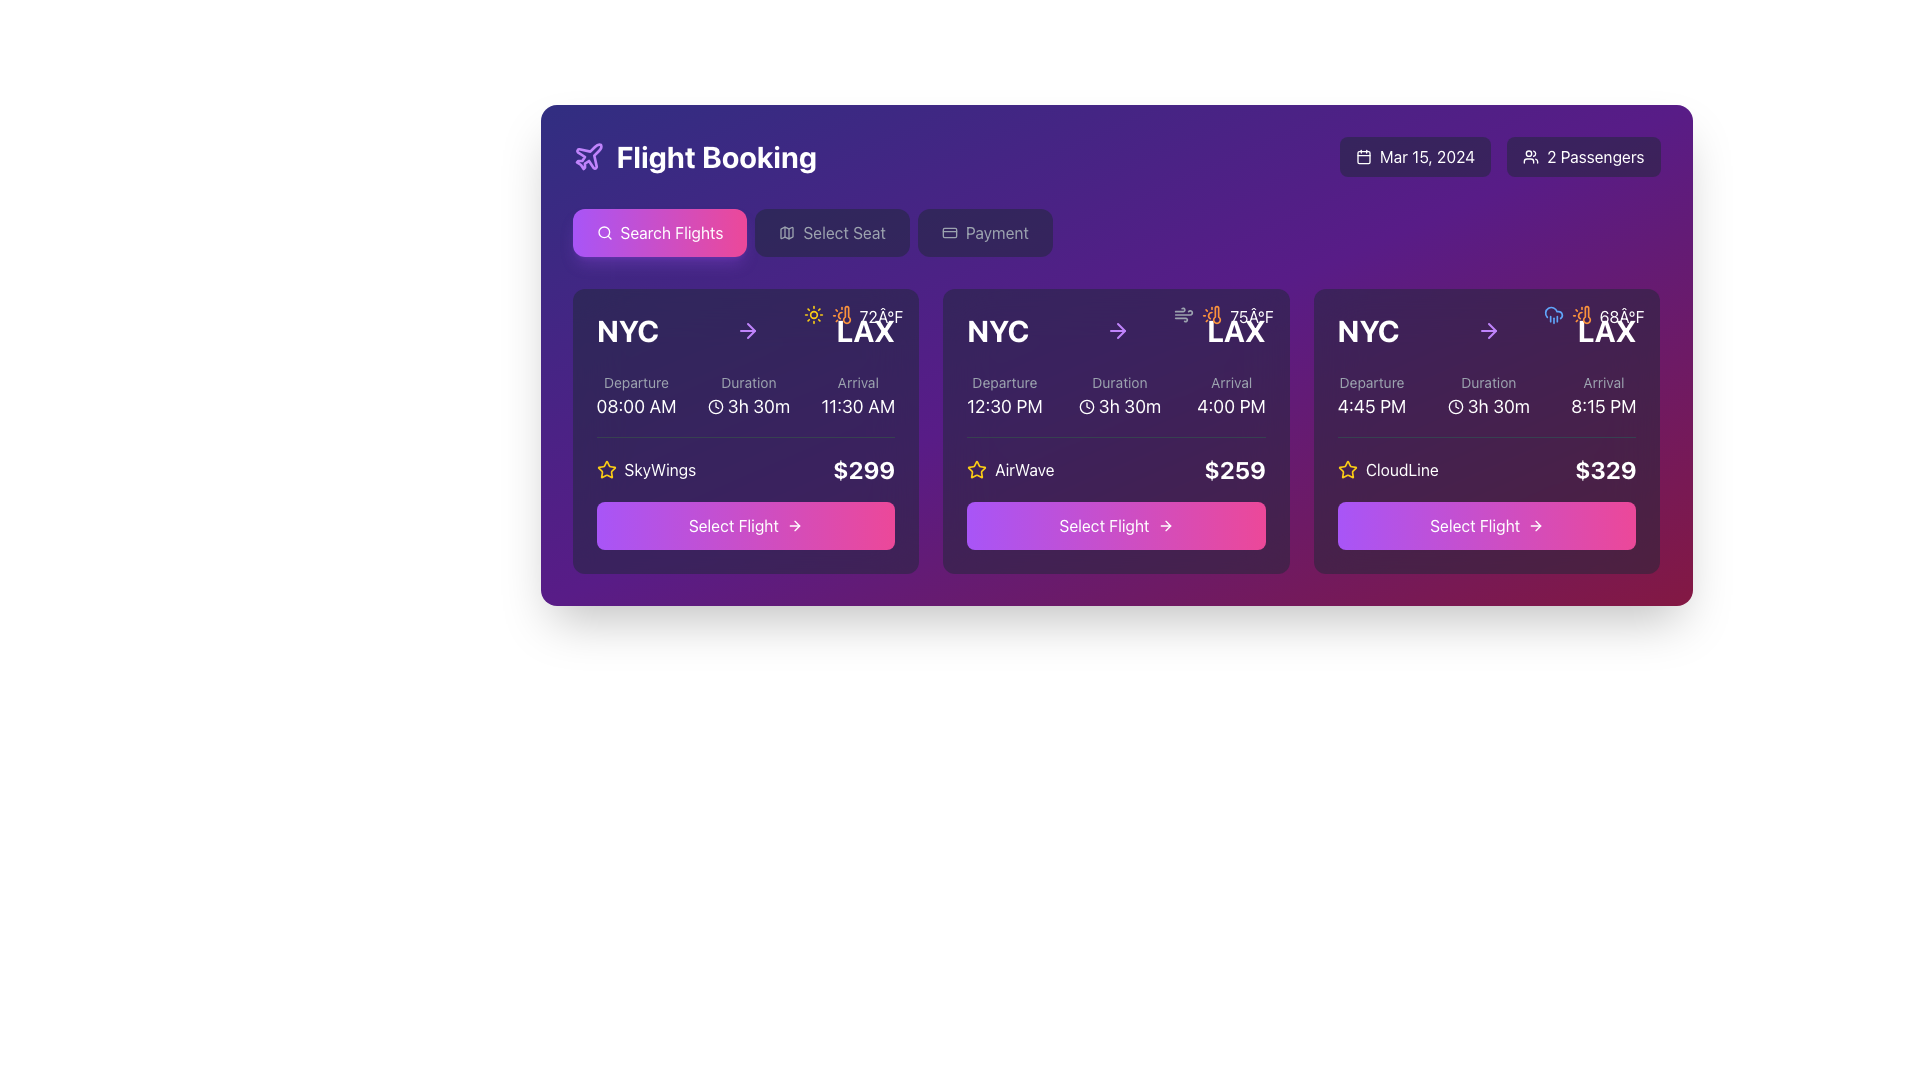 The image size is (1920, 1080). What do you see at coordinates (747, 406) in the screenshot?
I see `the flight duration displayed in the 'Duration' label of the leftmost card in the grid layout, positioned between the departure and arrival times` at bounding box center [747, 406].